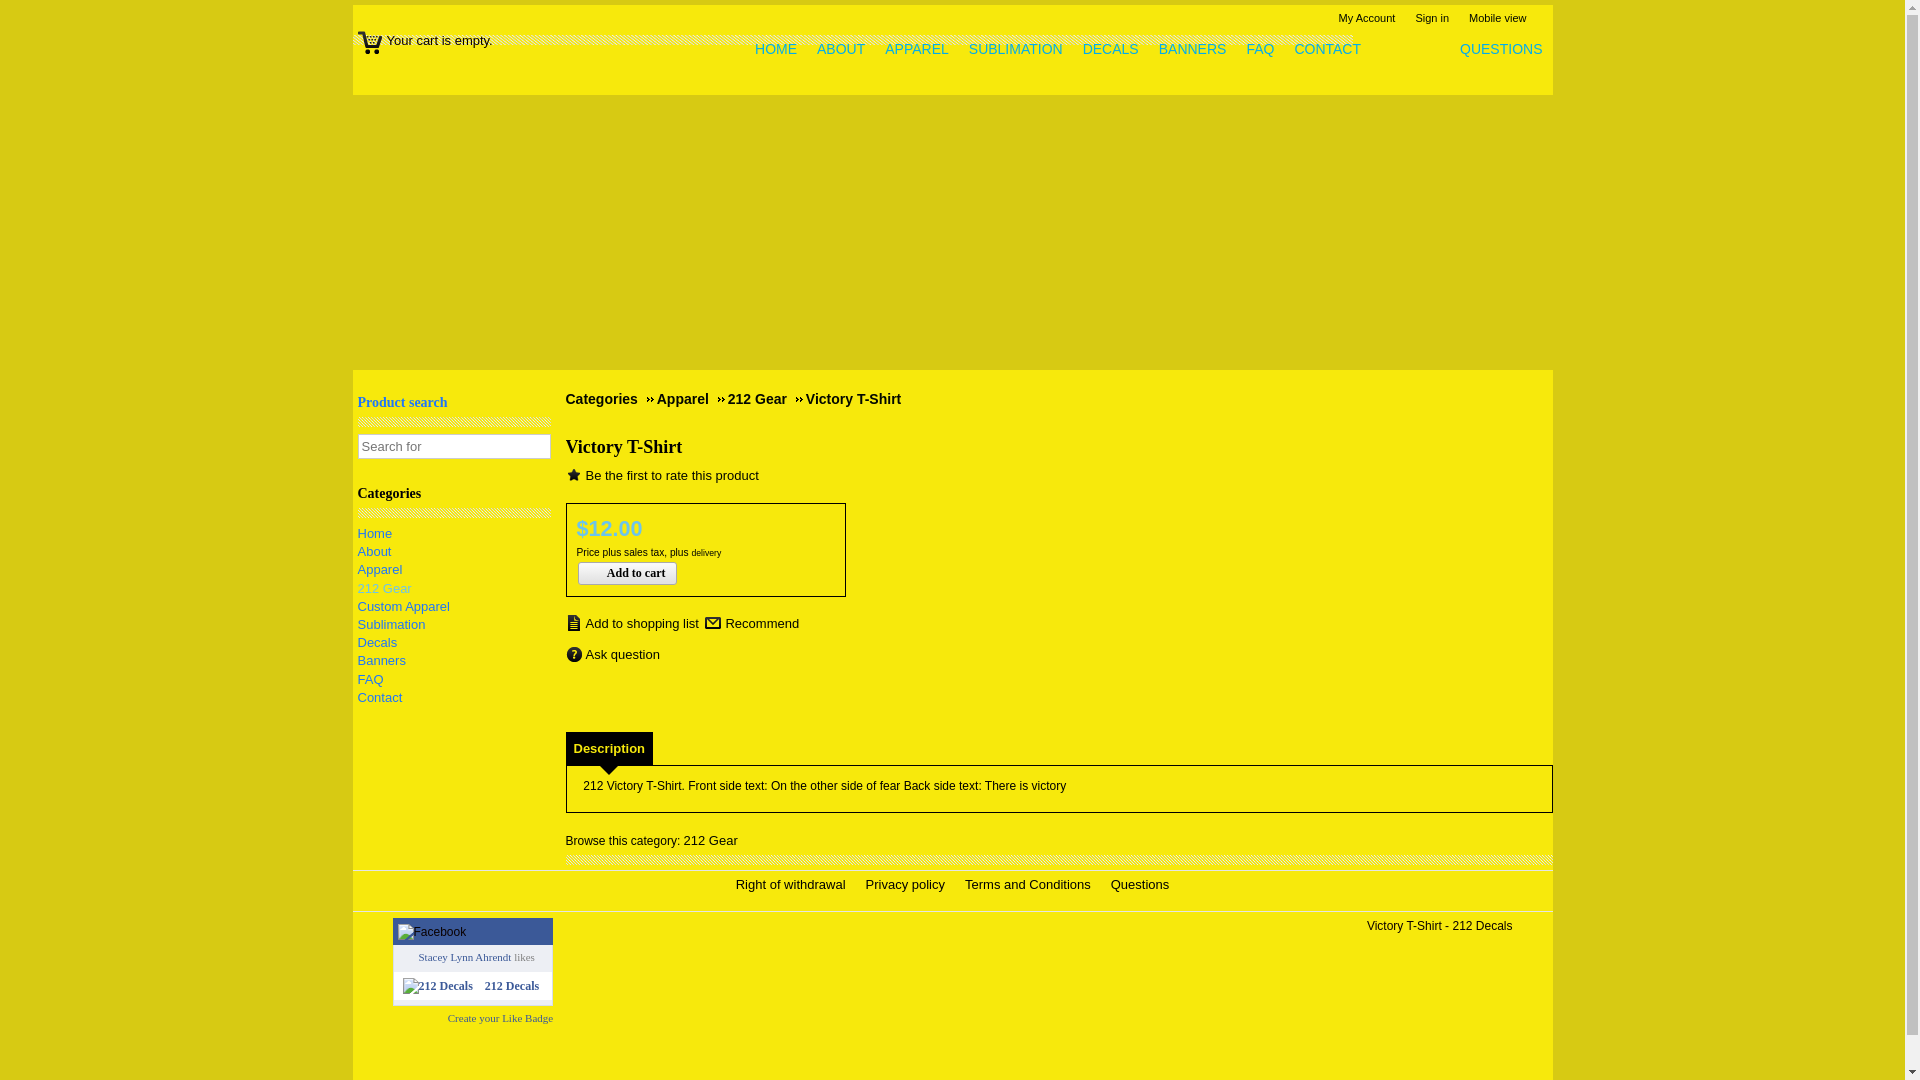 The height and width of the screenshot is (1080, 1920). Describe the element at coordinates (1371, 18) in the screenshot. I see `'My Account'` at that location.